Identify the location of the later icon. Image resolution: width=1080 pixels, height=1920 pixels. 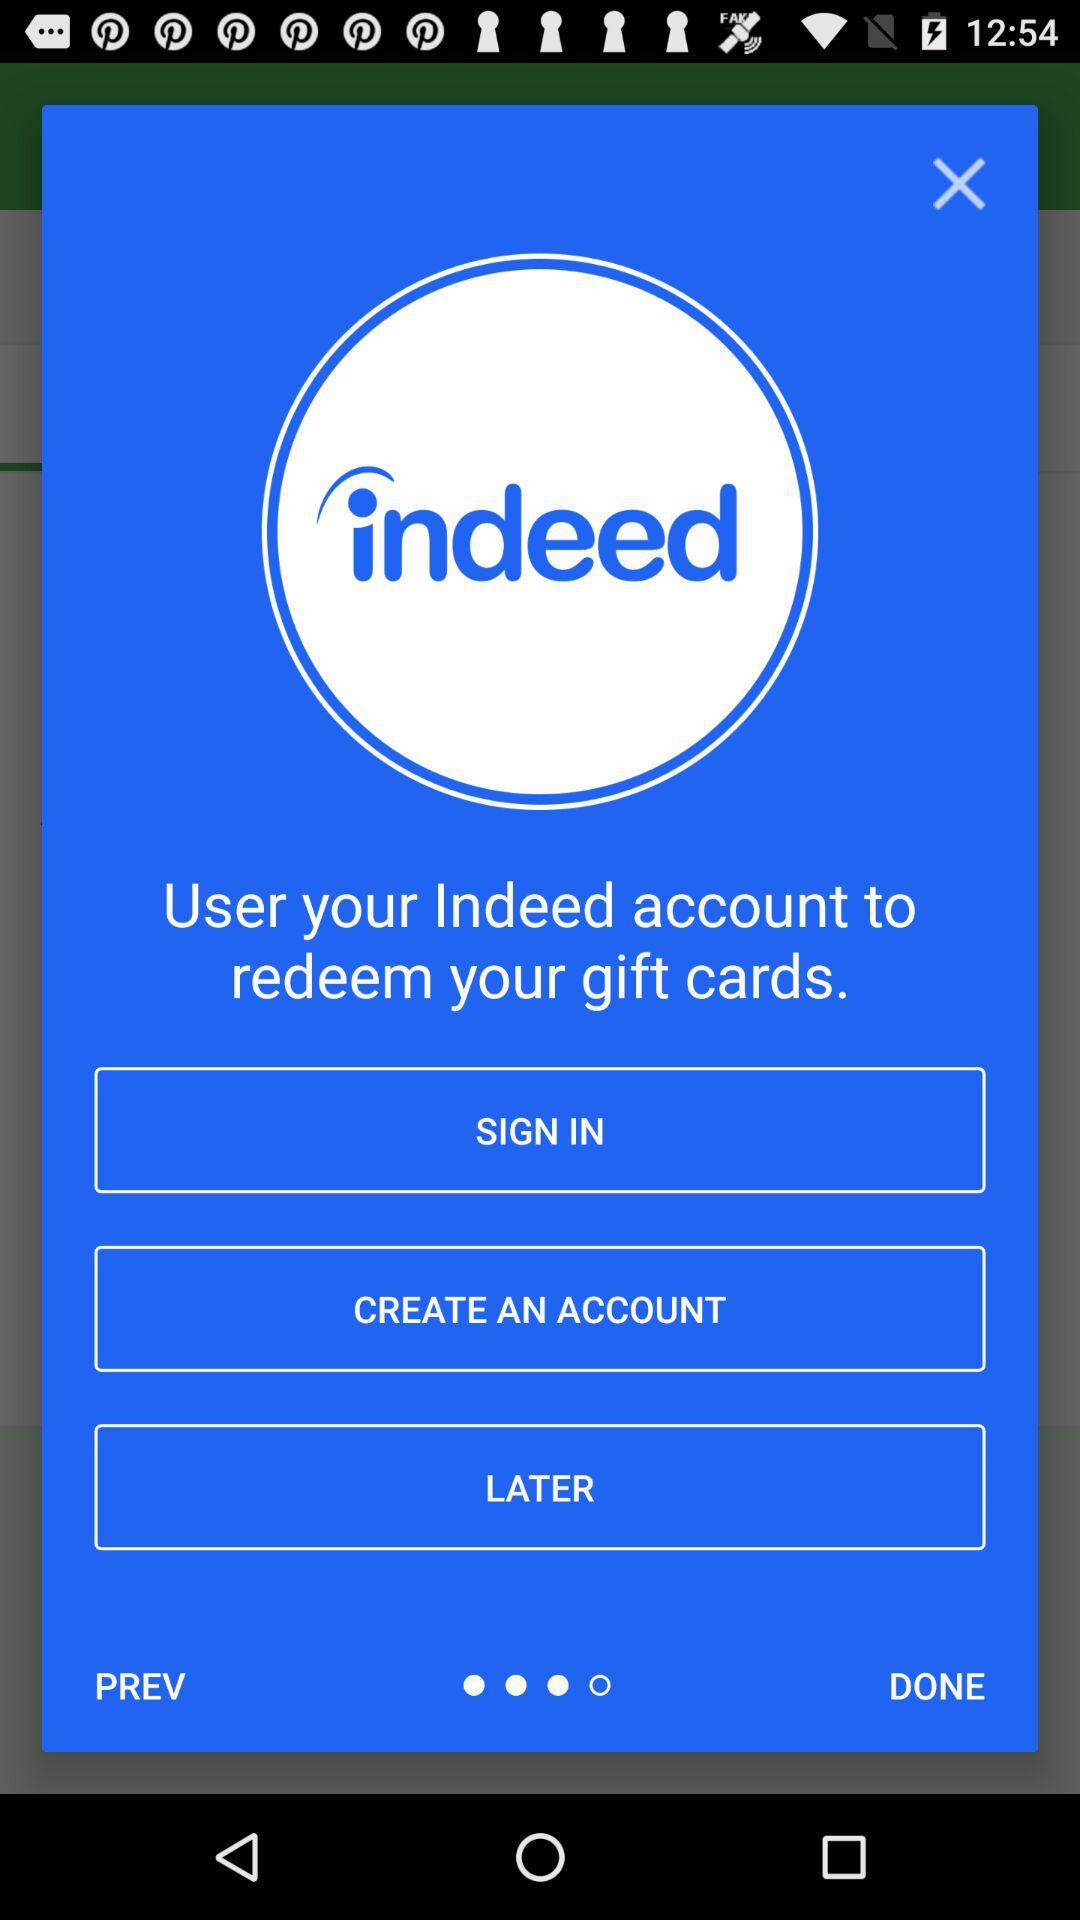
(540, 1487).